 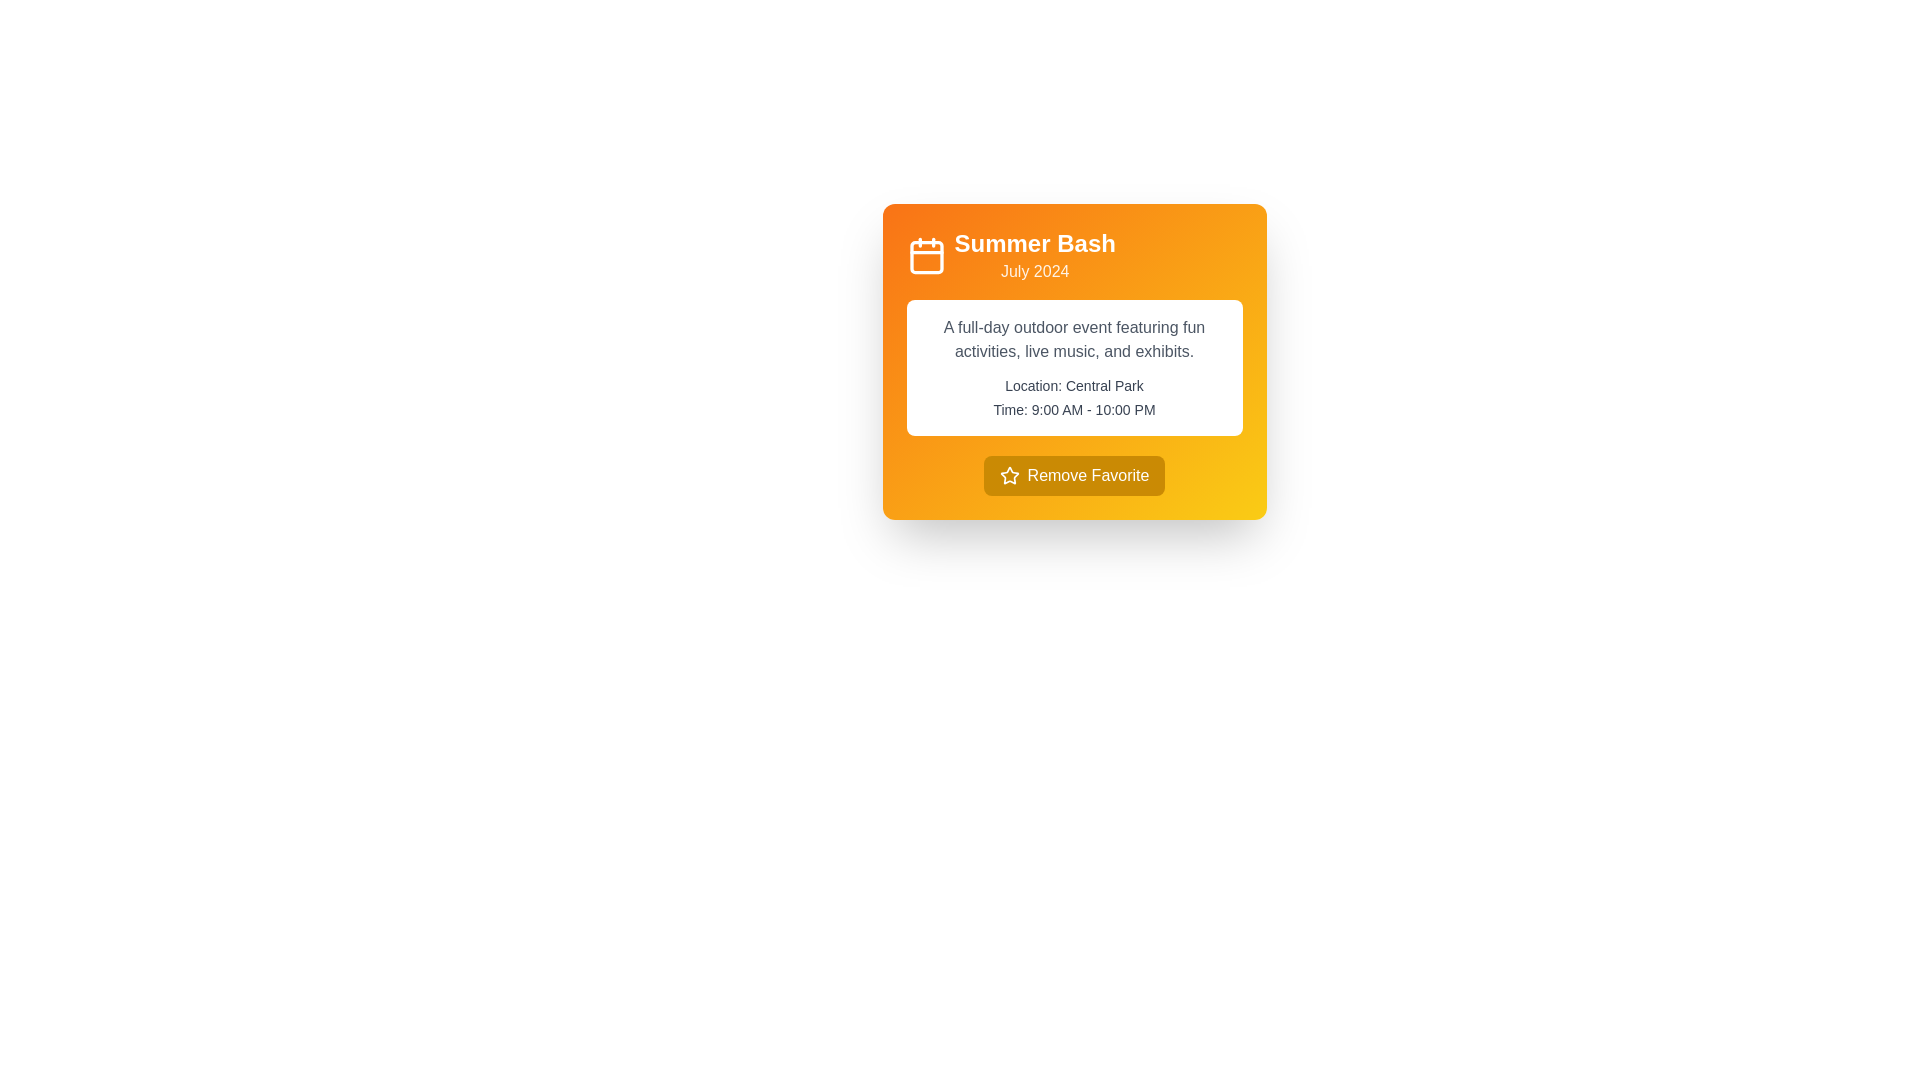 I want to click on the 'Remove Favorite' button with a yellow background and a white star icon to observe its styling change, so click(x=1073, y=475).